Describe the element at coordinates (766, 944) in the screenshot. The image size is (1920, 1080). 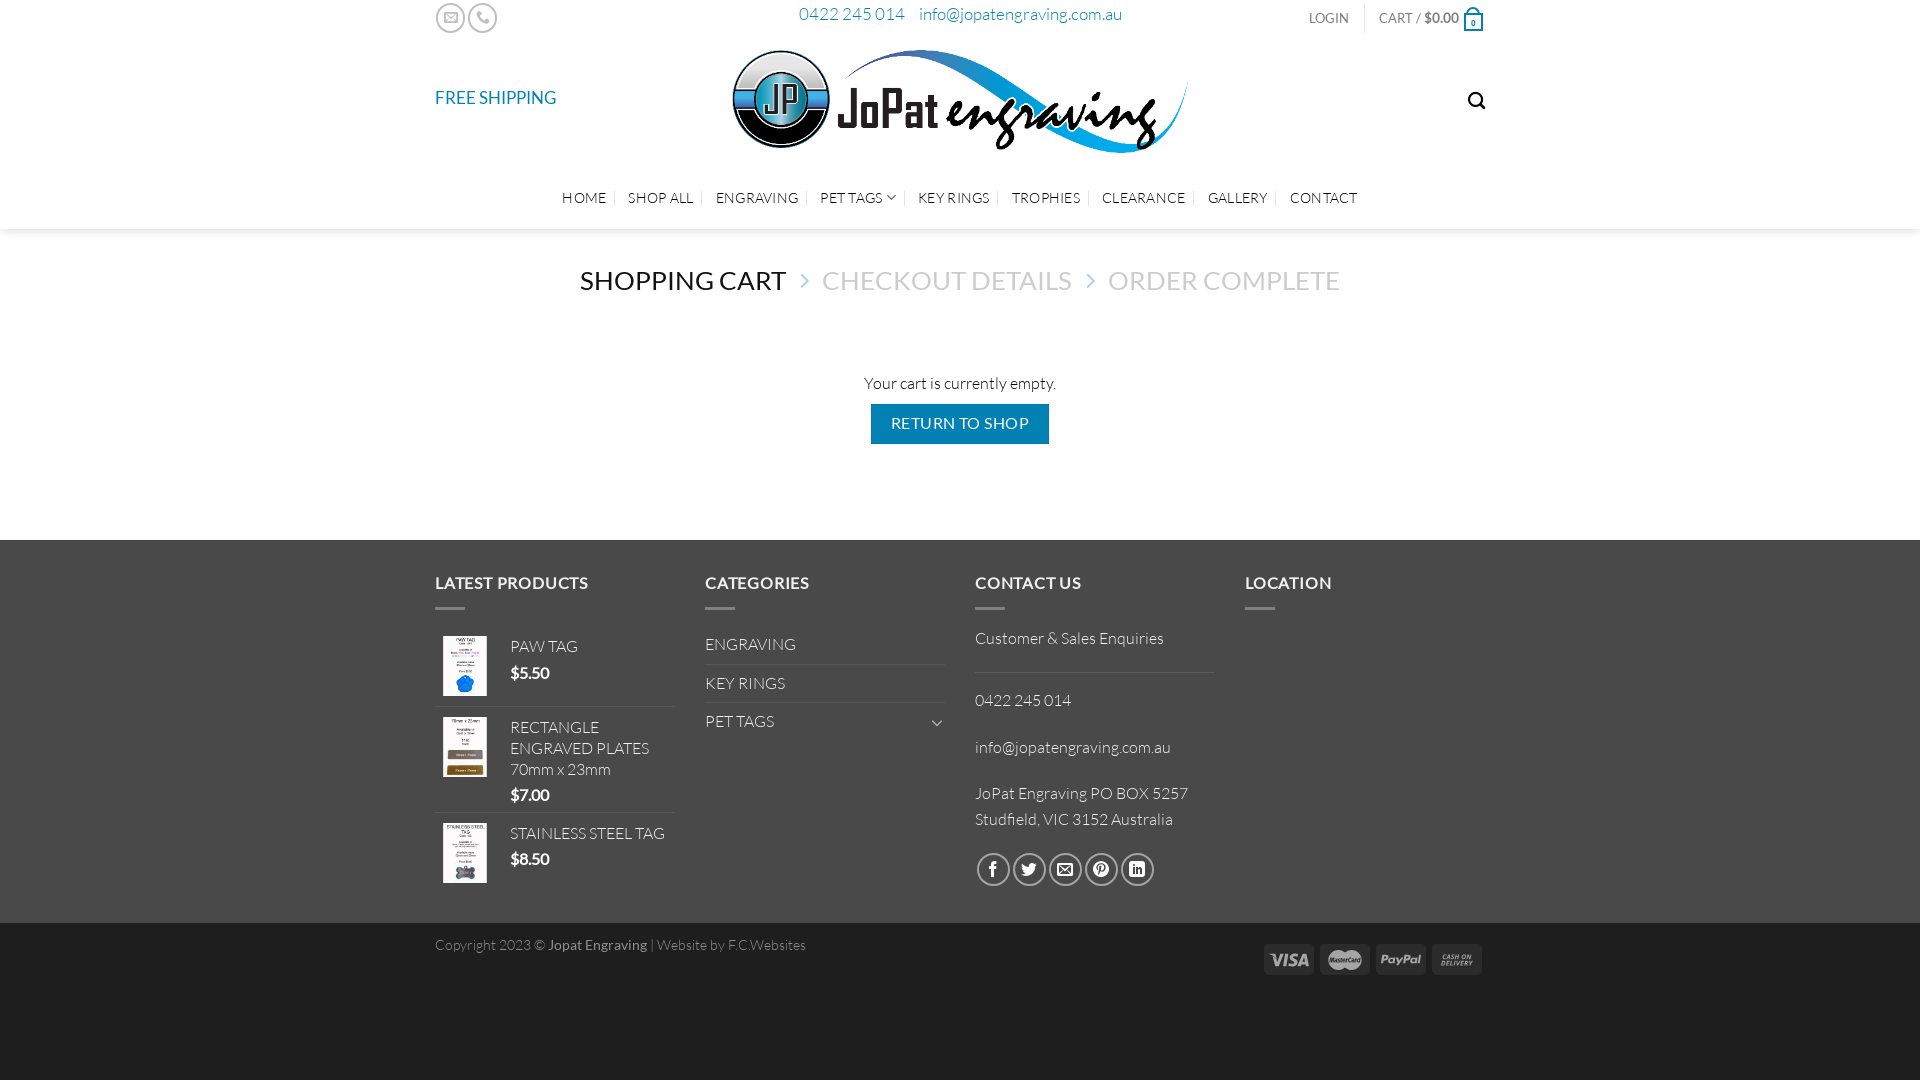
I see `'F.C.Websites'` at that location.